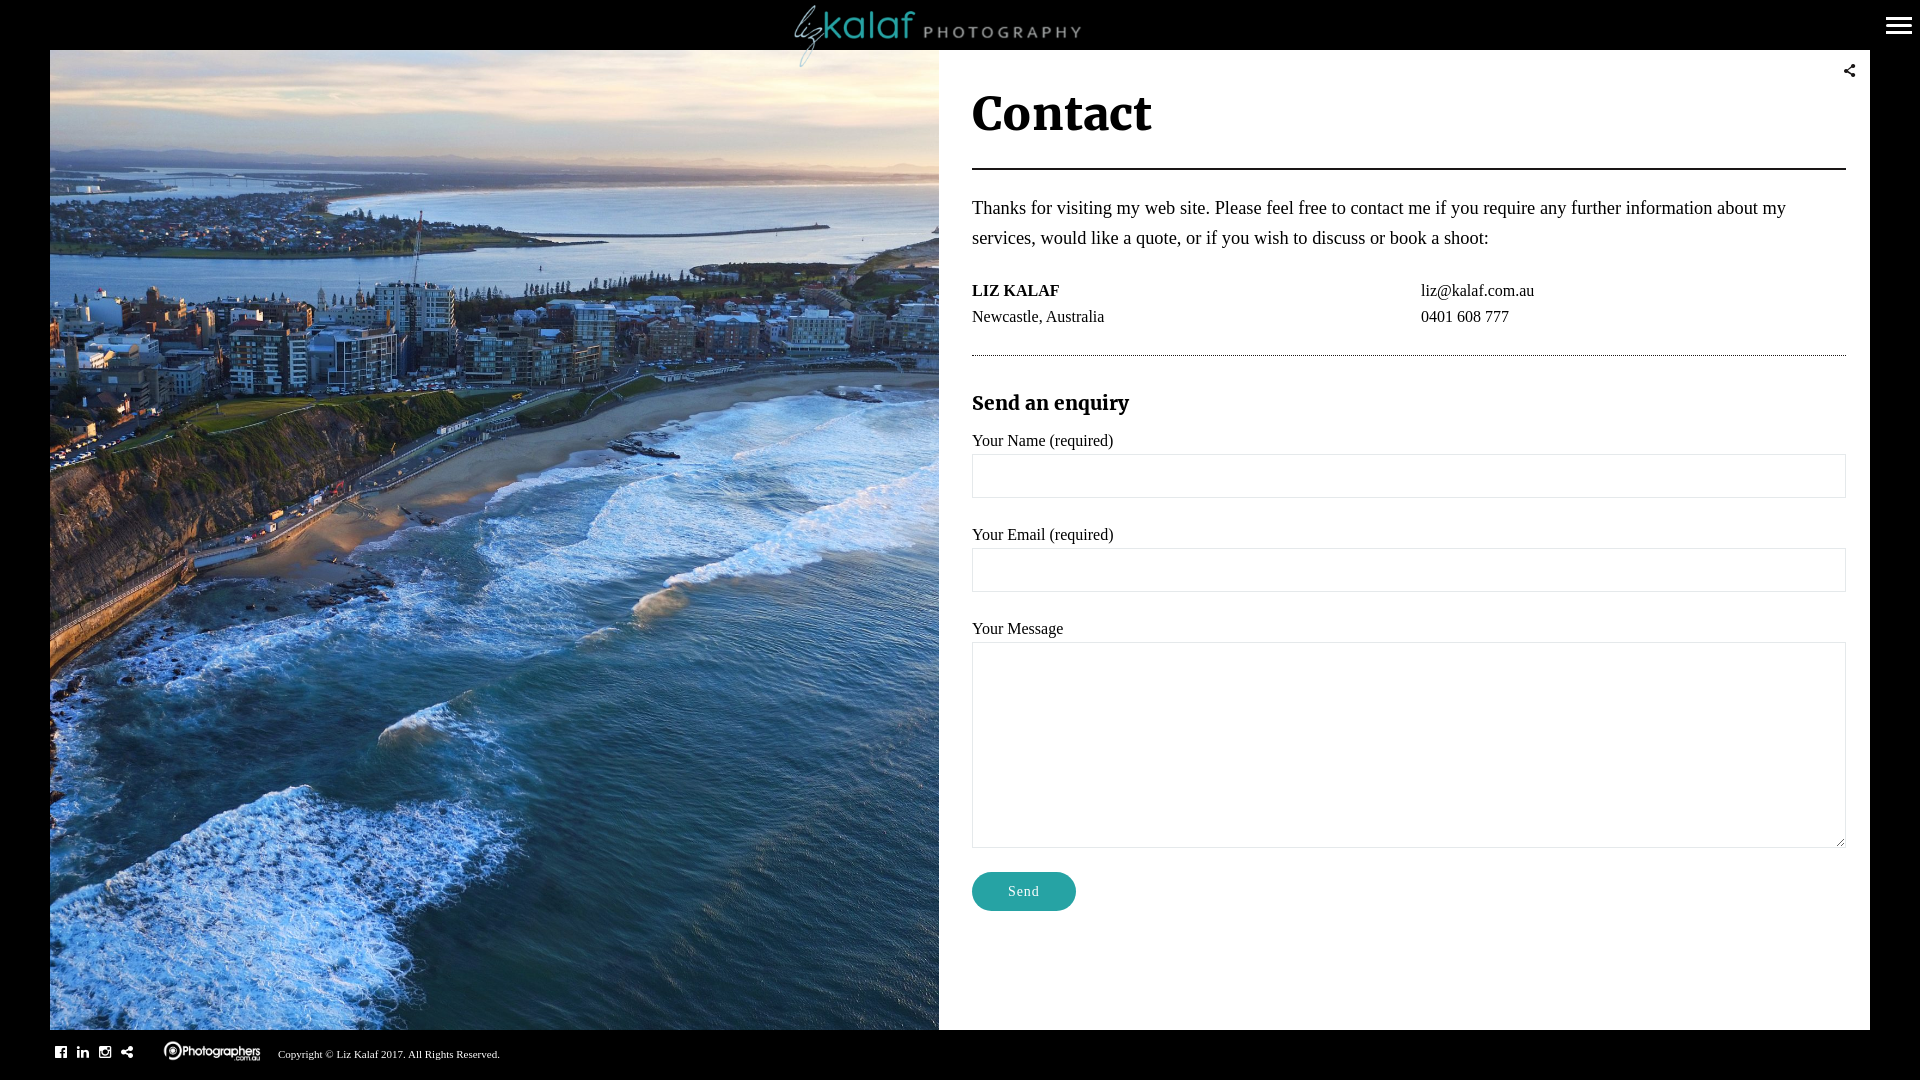 This screenshot has height=1080, width=1920. Describe the element at coordinates (971, 890) in the screenshot. I see `'Send'` at that location.